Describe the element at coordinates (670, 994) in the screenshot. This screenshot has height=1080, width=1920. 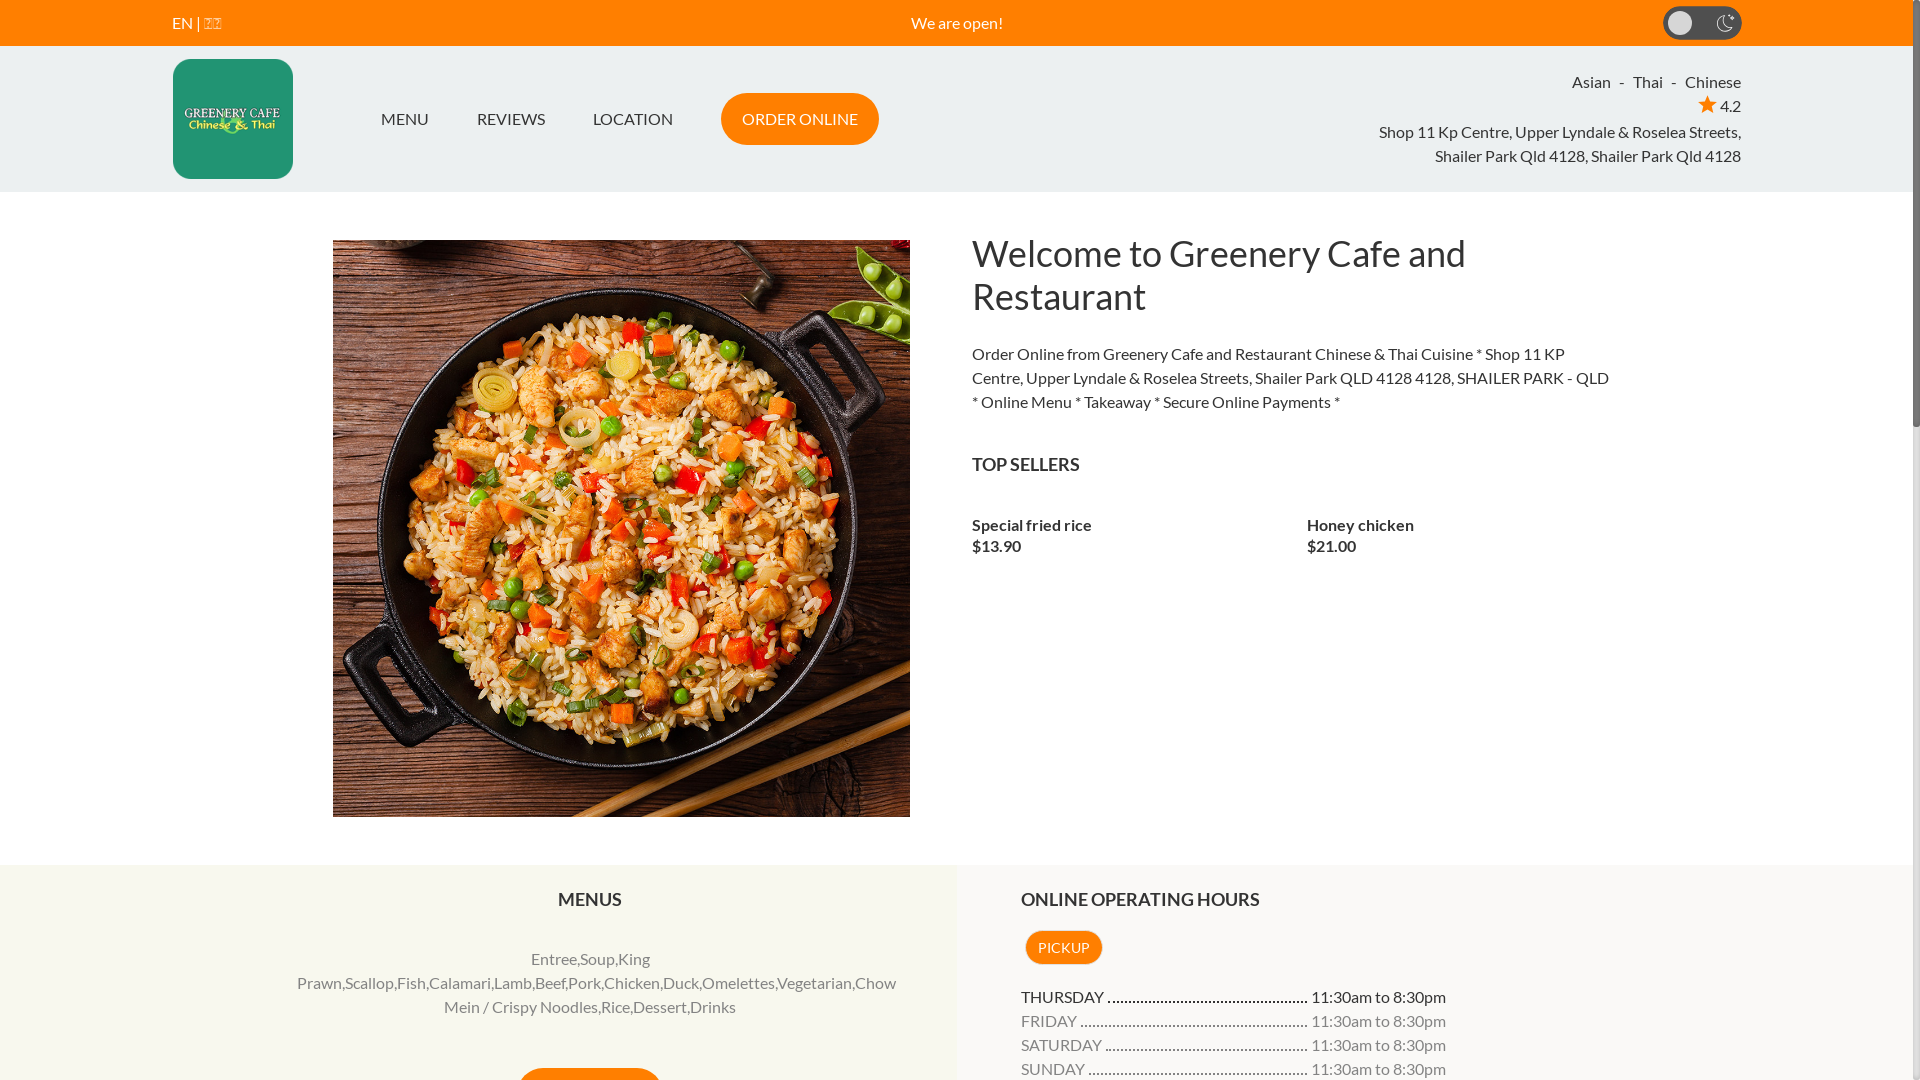
I see `'Chow Mein / Crispy Noodles'` at that location.